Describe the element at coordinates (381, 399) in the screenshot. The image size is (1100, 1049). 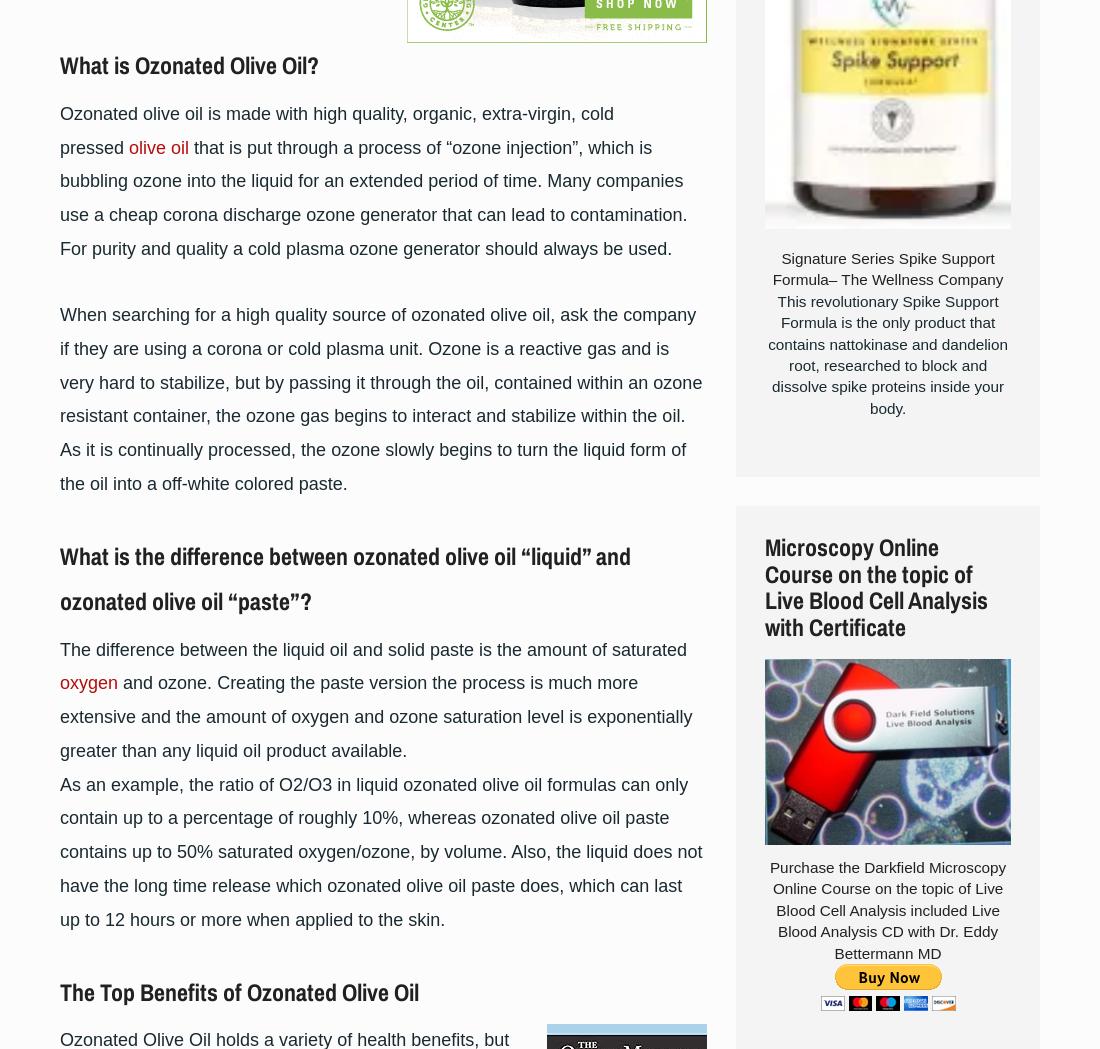
I see `'When searching for a high quality source of ozonated olive oil, ask the company if they are using a corona or cold plasma unit. Ozone is a reactive gas and is very hard to stabilize, but by passing it through the oil, contained within an ozone resistant container, the ozone gas begins to interact and stabilize within the oil. As it is continually processed, the ozone slowly begins to turn the liquid form of the oil into a off-white colored paste.'` at that location.